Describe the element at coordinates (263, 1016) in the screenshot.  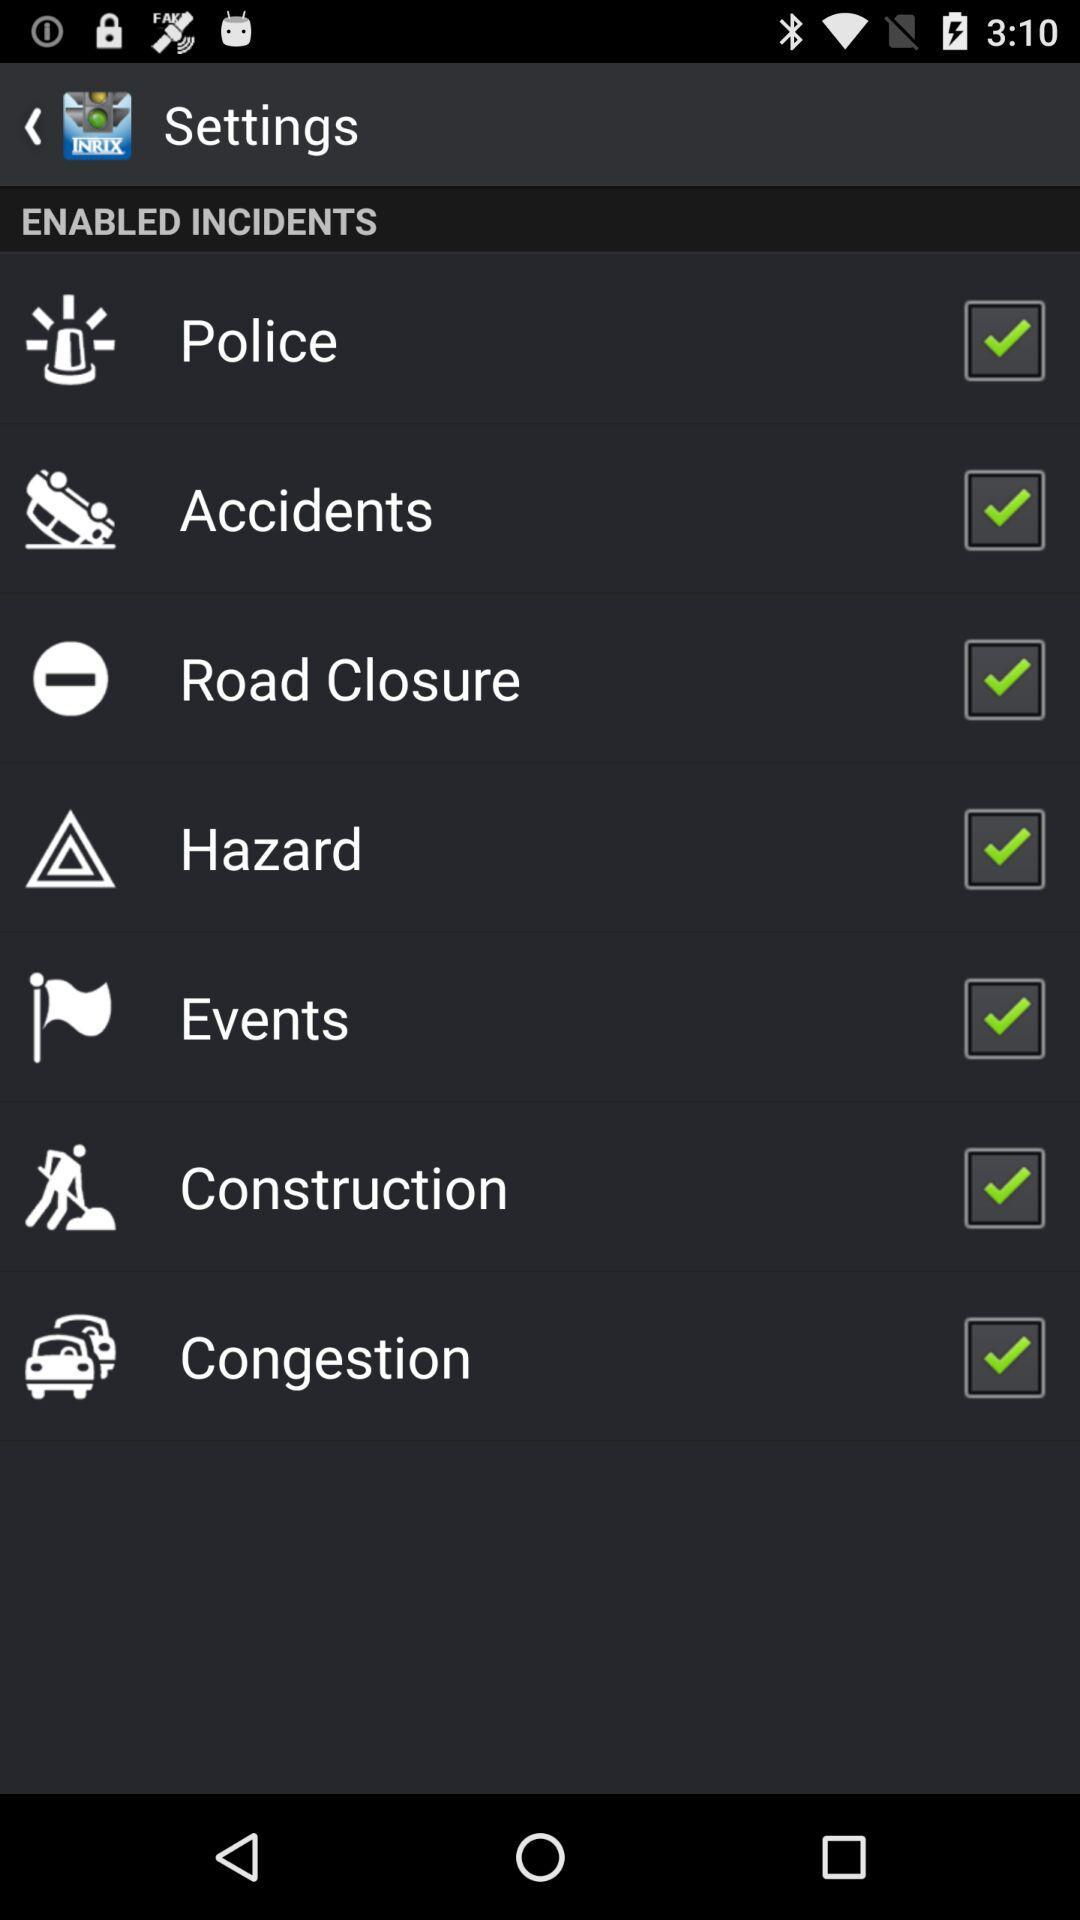
I see `the item above construction` at that location.